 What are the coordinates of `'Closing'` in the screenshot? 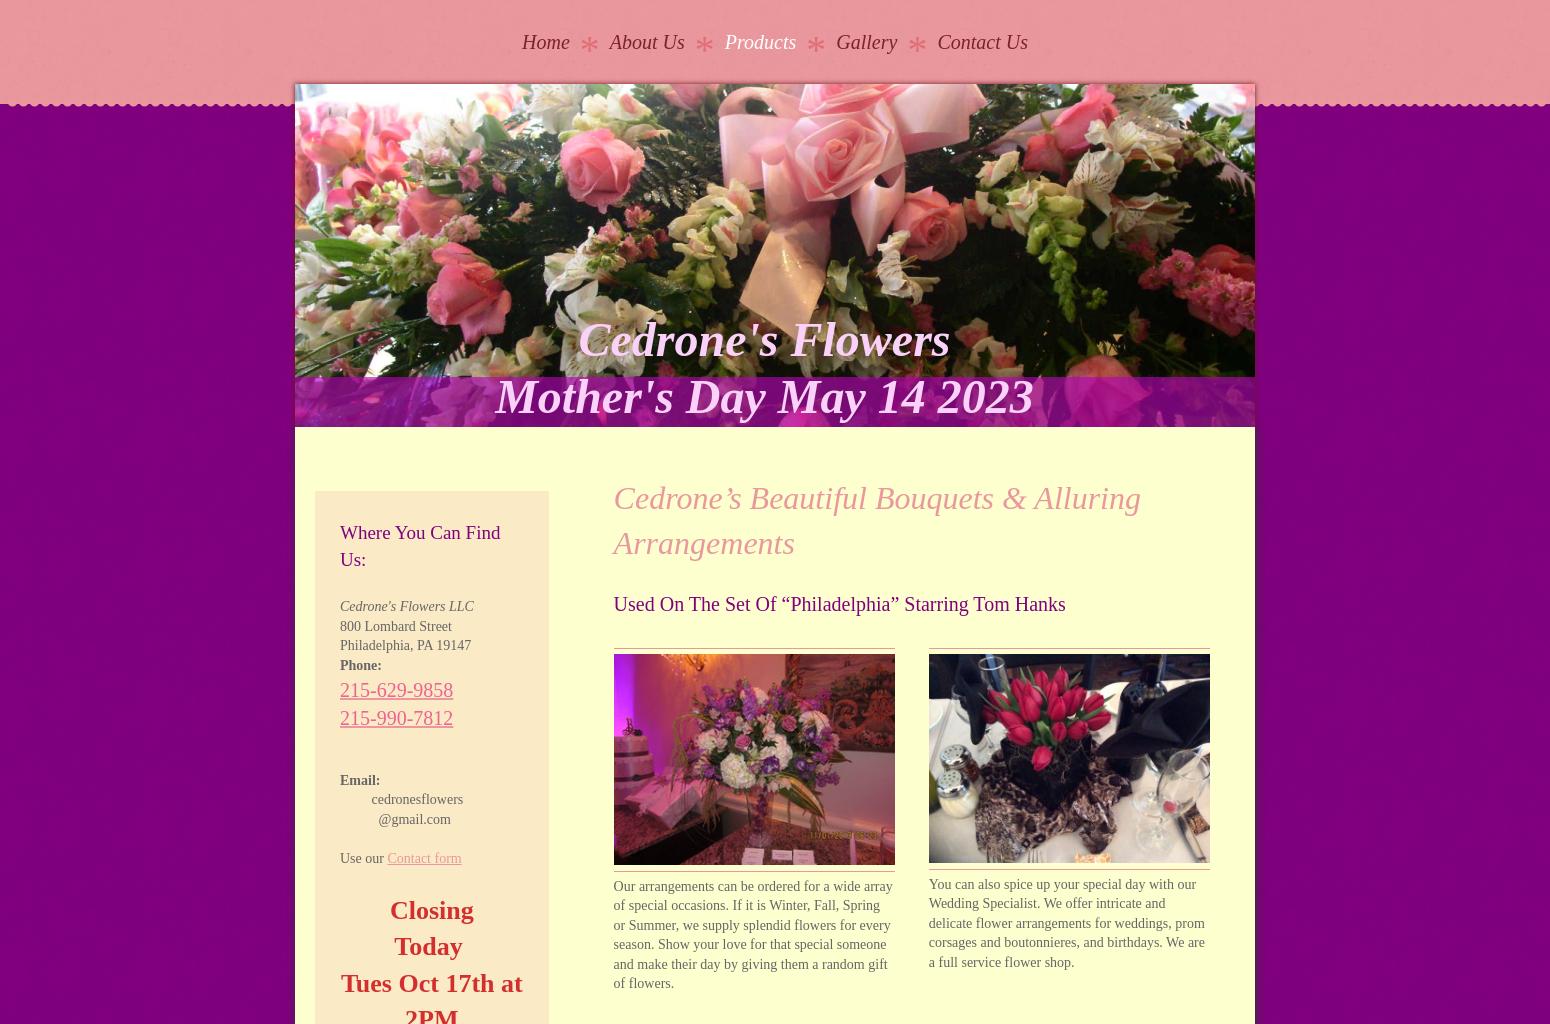 It's located at (431, 908).